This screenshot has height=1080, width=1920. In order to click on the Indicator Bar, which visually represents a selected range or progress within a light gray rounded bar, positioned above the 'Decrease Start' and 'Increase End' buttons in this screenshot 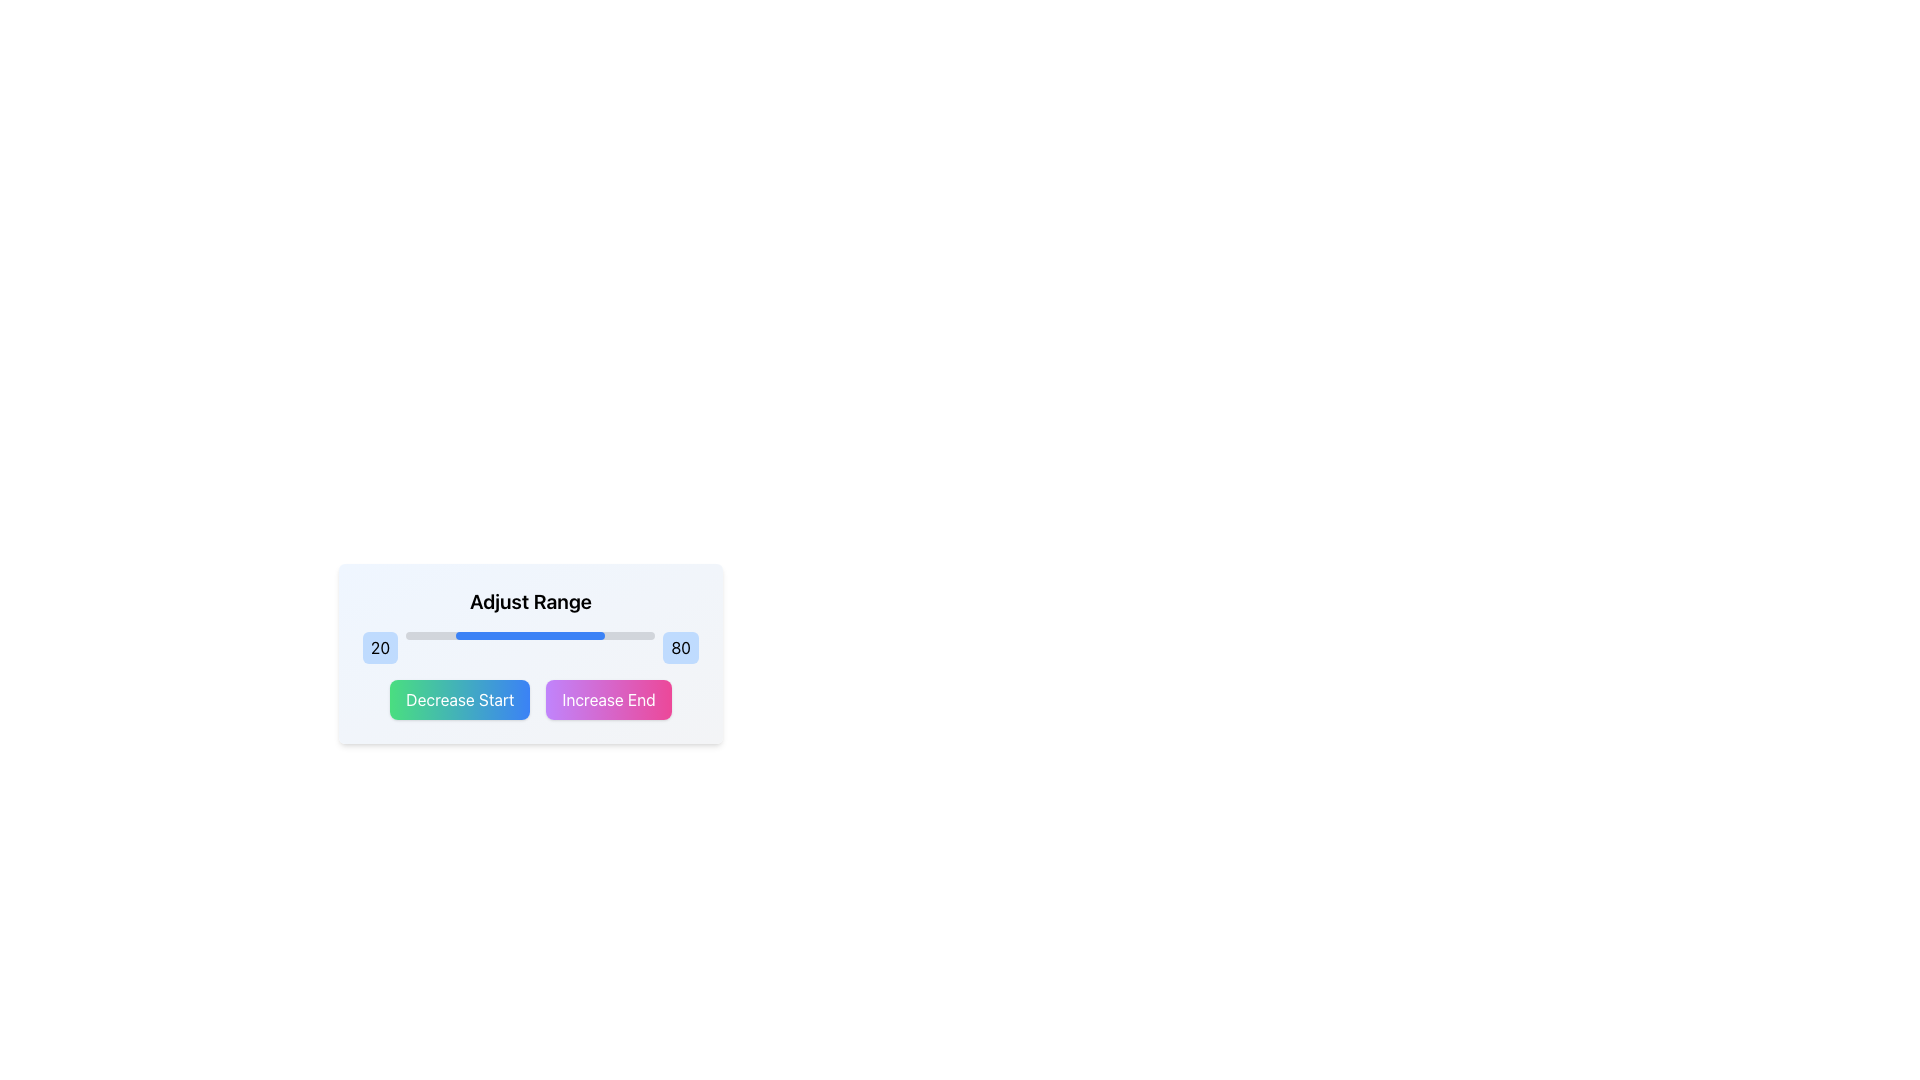, I will do `click(530, 636)`.